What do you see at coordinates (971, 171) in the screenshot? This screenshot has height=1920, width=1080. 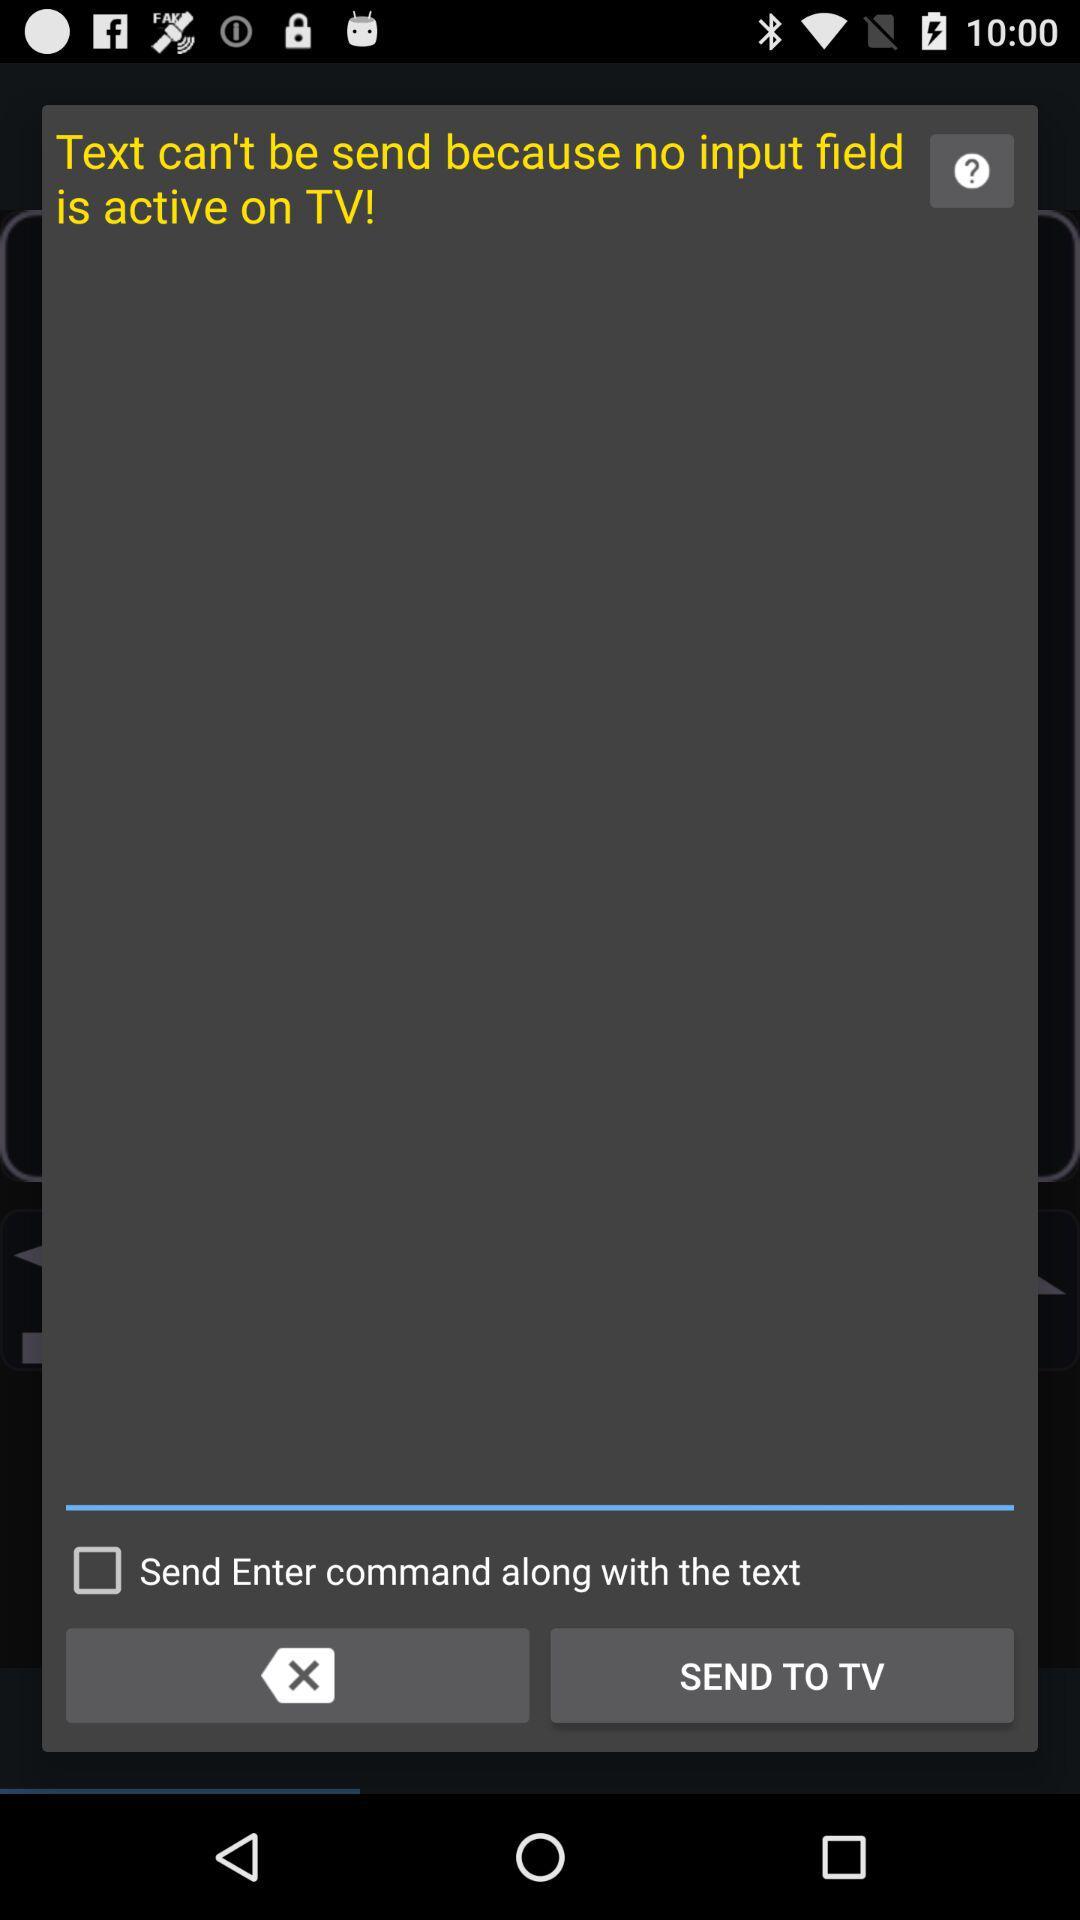 I see `the item at the top right corner` at bounding box center [971, 171].